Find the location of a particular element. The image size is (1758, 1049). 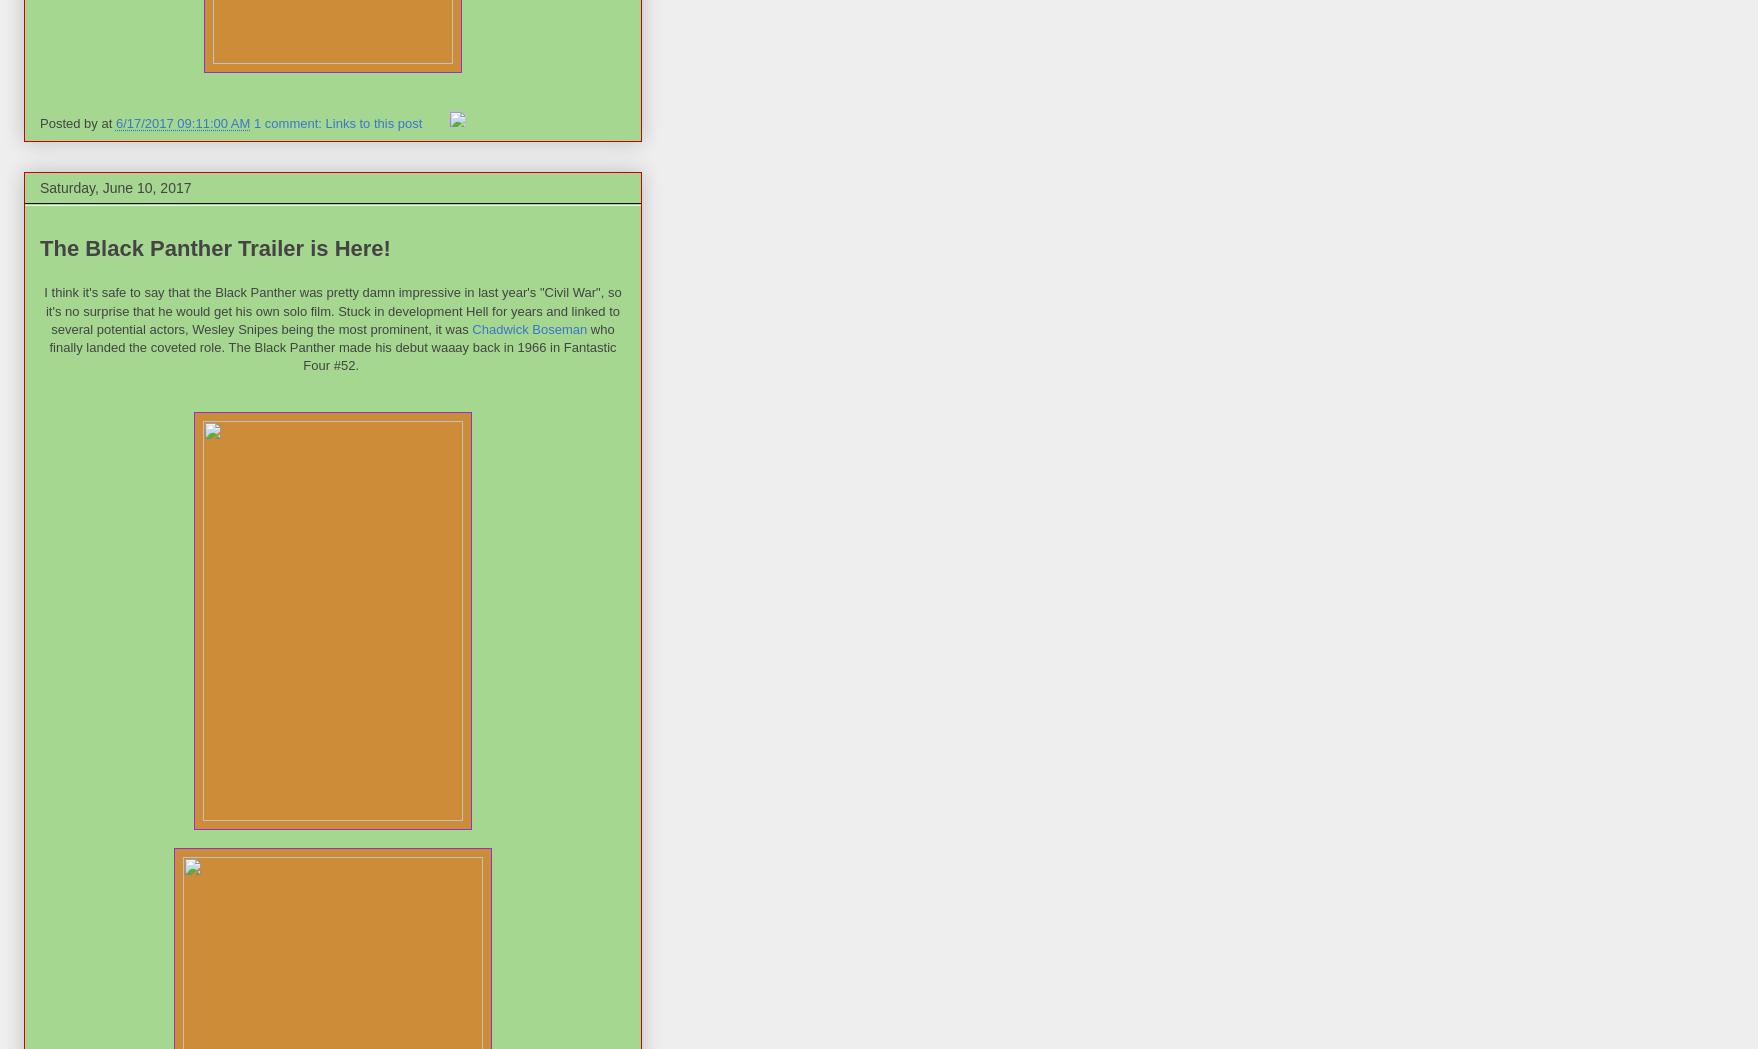

'6/17/2017 09:11:00 AM' is located at coordinates (181, 123).